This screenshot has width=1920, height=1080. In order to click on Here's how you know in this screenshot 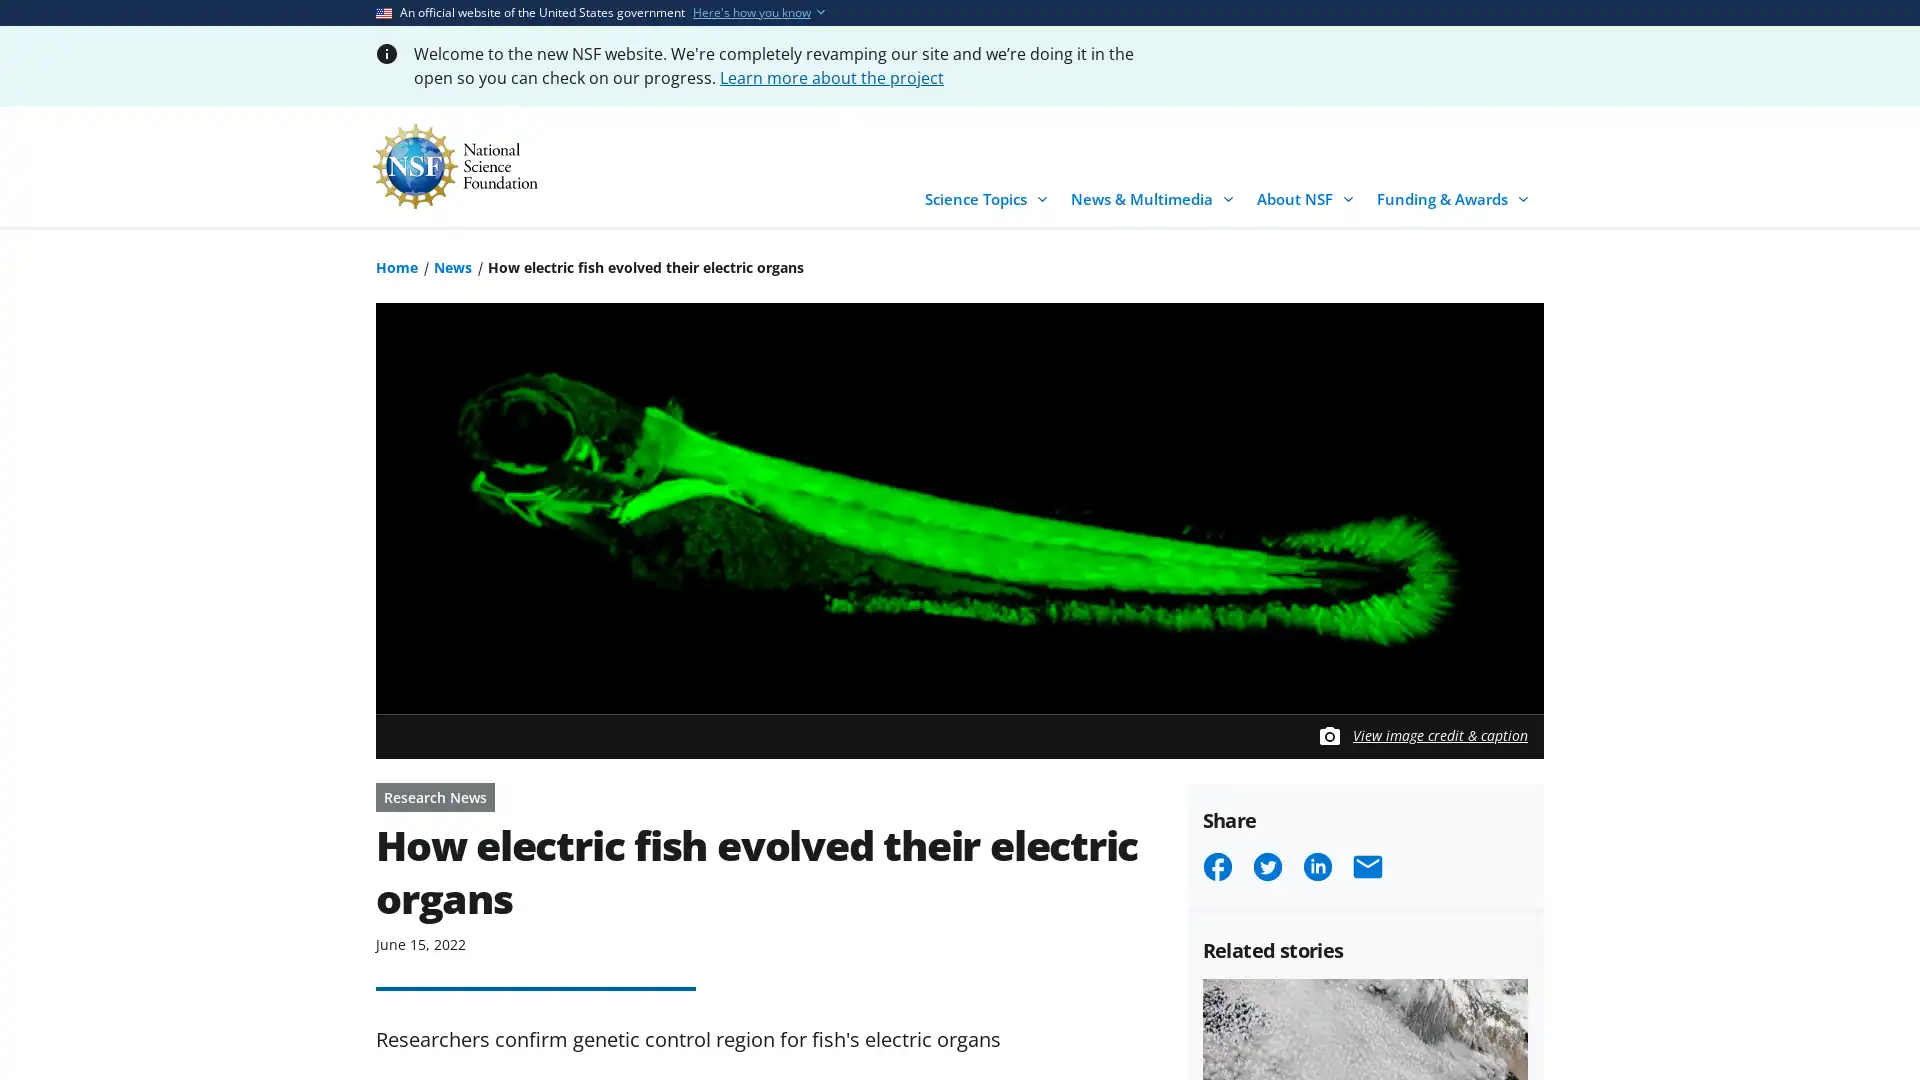, I will do `click(751, 12)`.